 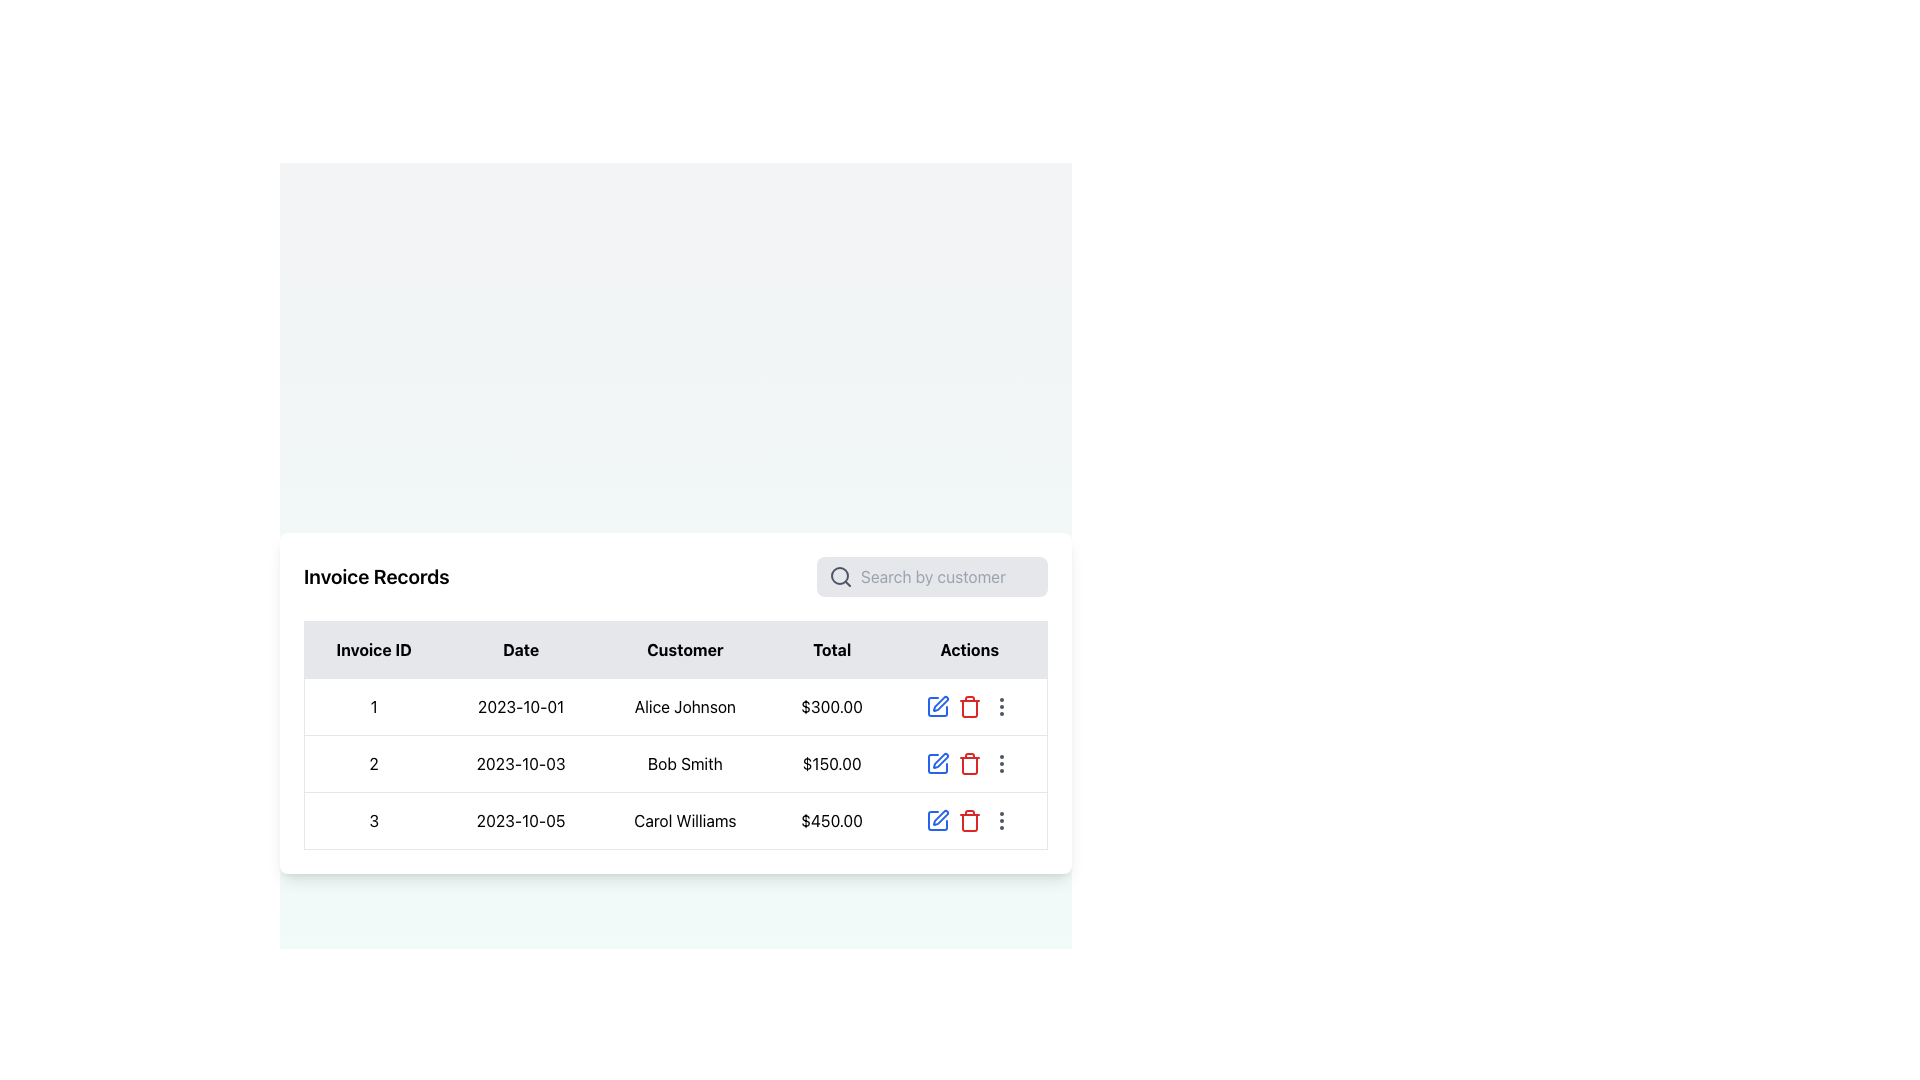 What do you see at coordinates (947, 576) in the screenshot?
I see `the text input field for searching customers, which features a transparent background and placeholder text 'Search by customer'` at bounding box center [947, 576].